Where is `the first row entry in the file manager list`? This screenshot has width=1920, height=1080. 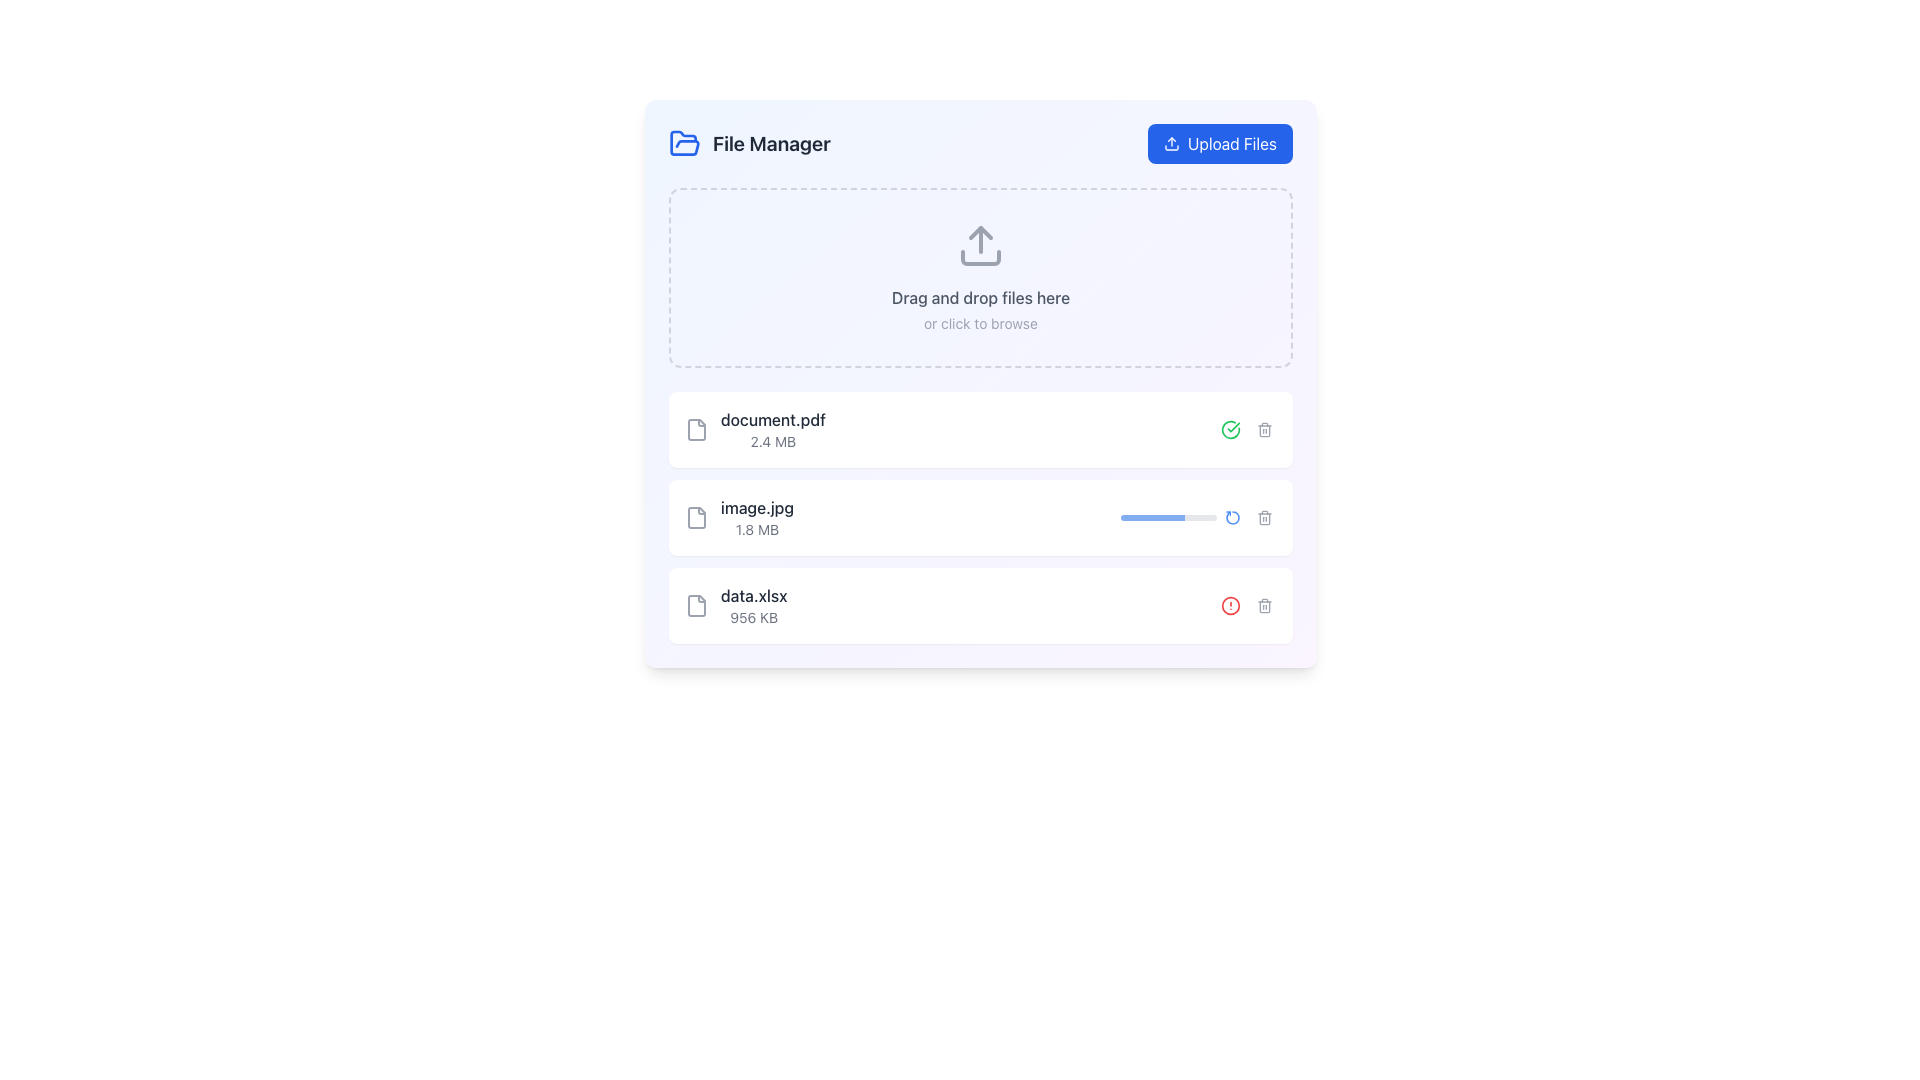 the first row entry in the file manager list is located at coordinates (980, 428).